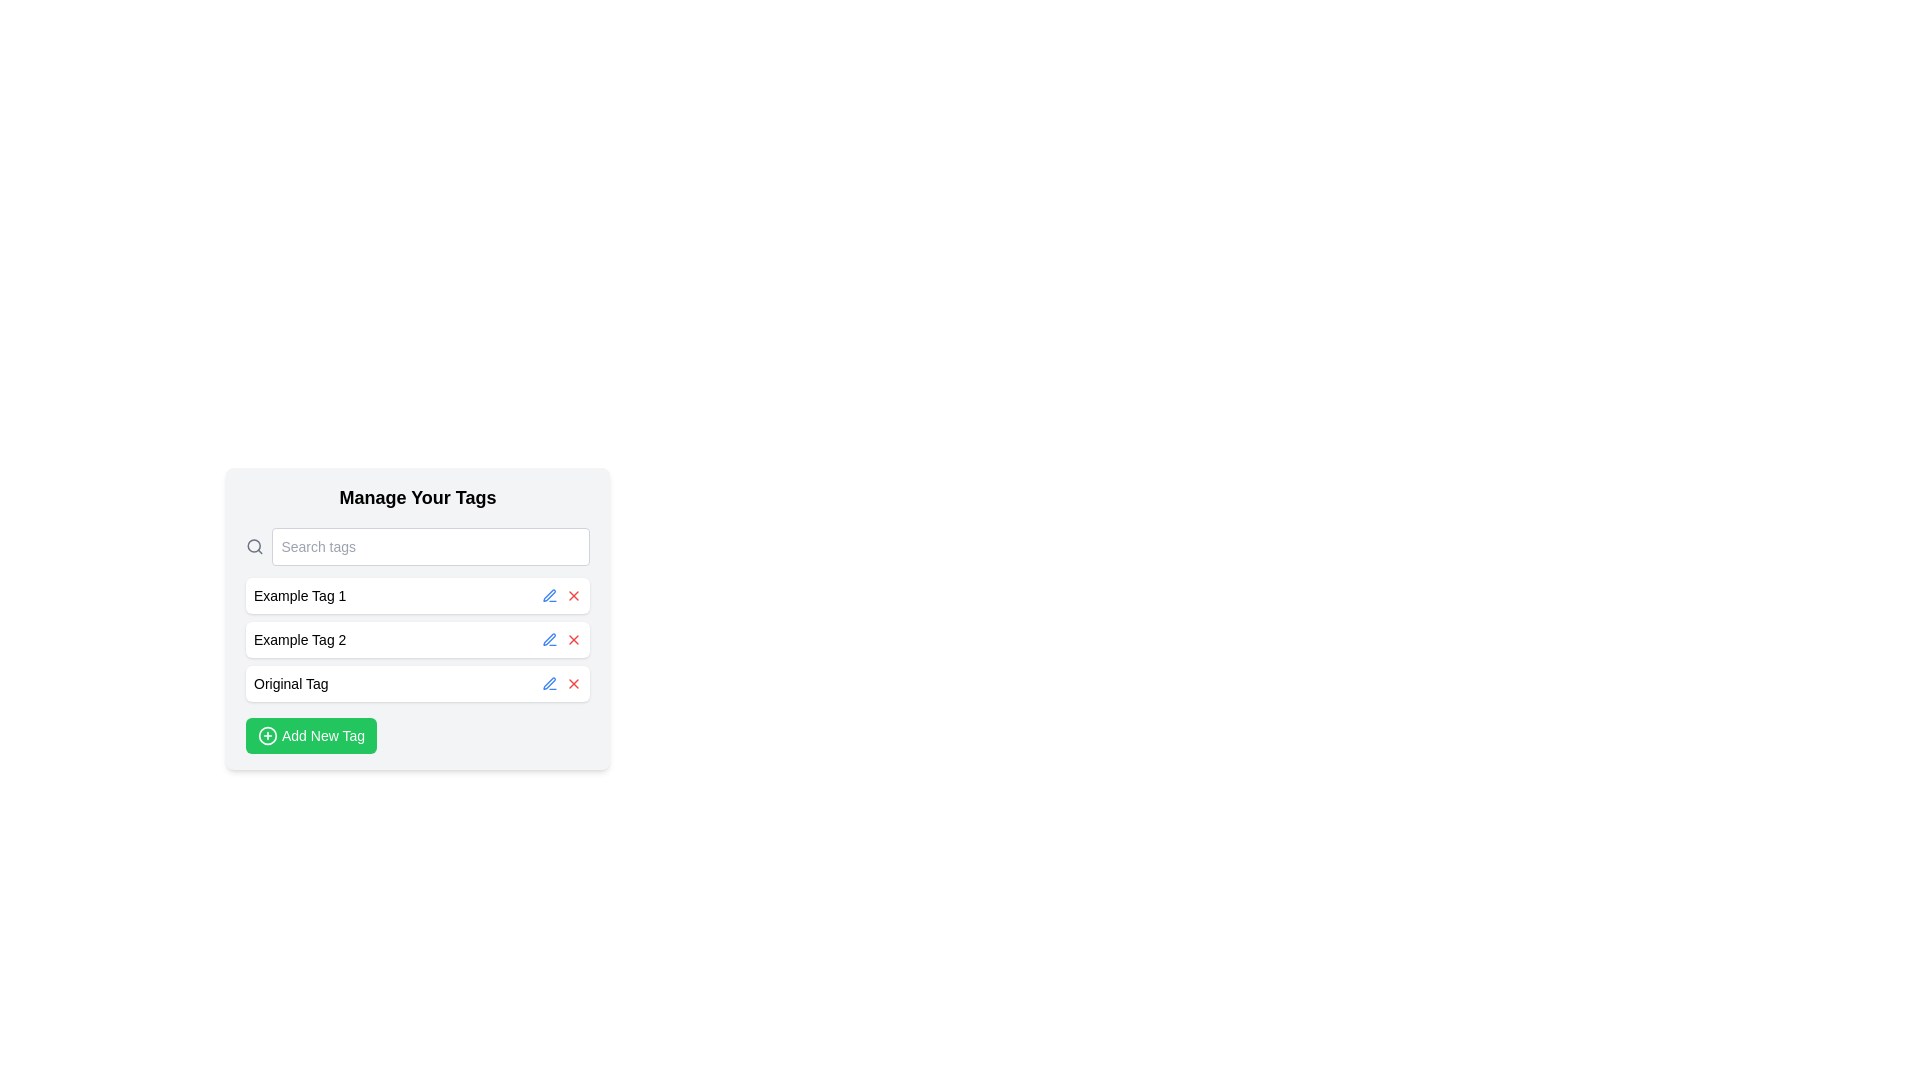  Describe the element at coordinates (549, 639) in the screenshot. I see `the edit icon button located to the immediate left of the text entry labeled 'Example Tag 2' to initiate editing the associated tag` at that location.